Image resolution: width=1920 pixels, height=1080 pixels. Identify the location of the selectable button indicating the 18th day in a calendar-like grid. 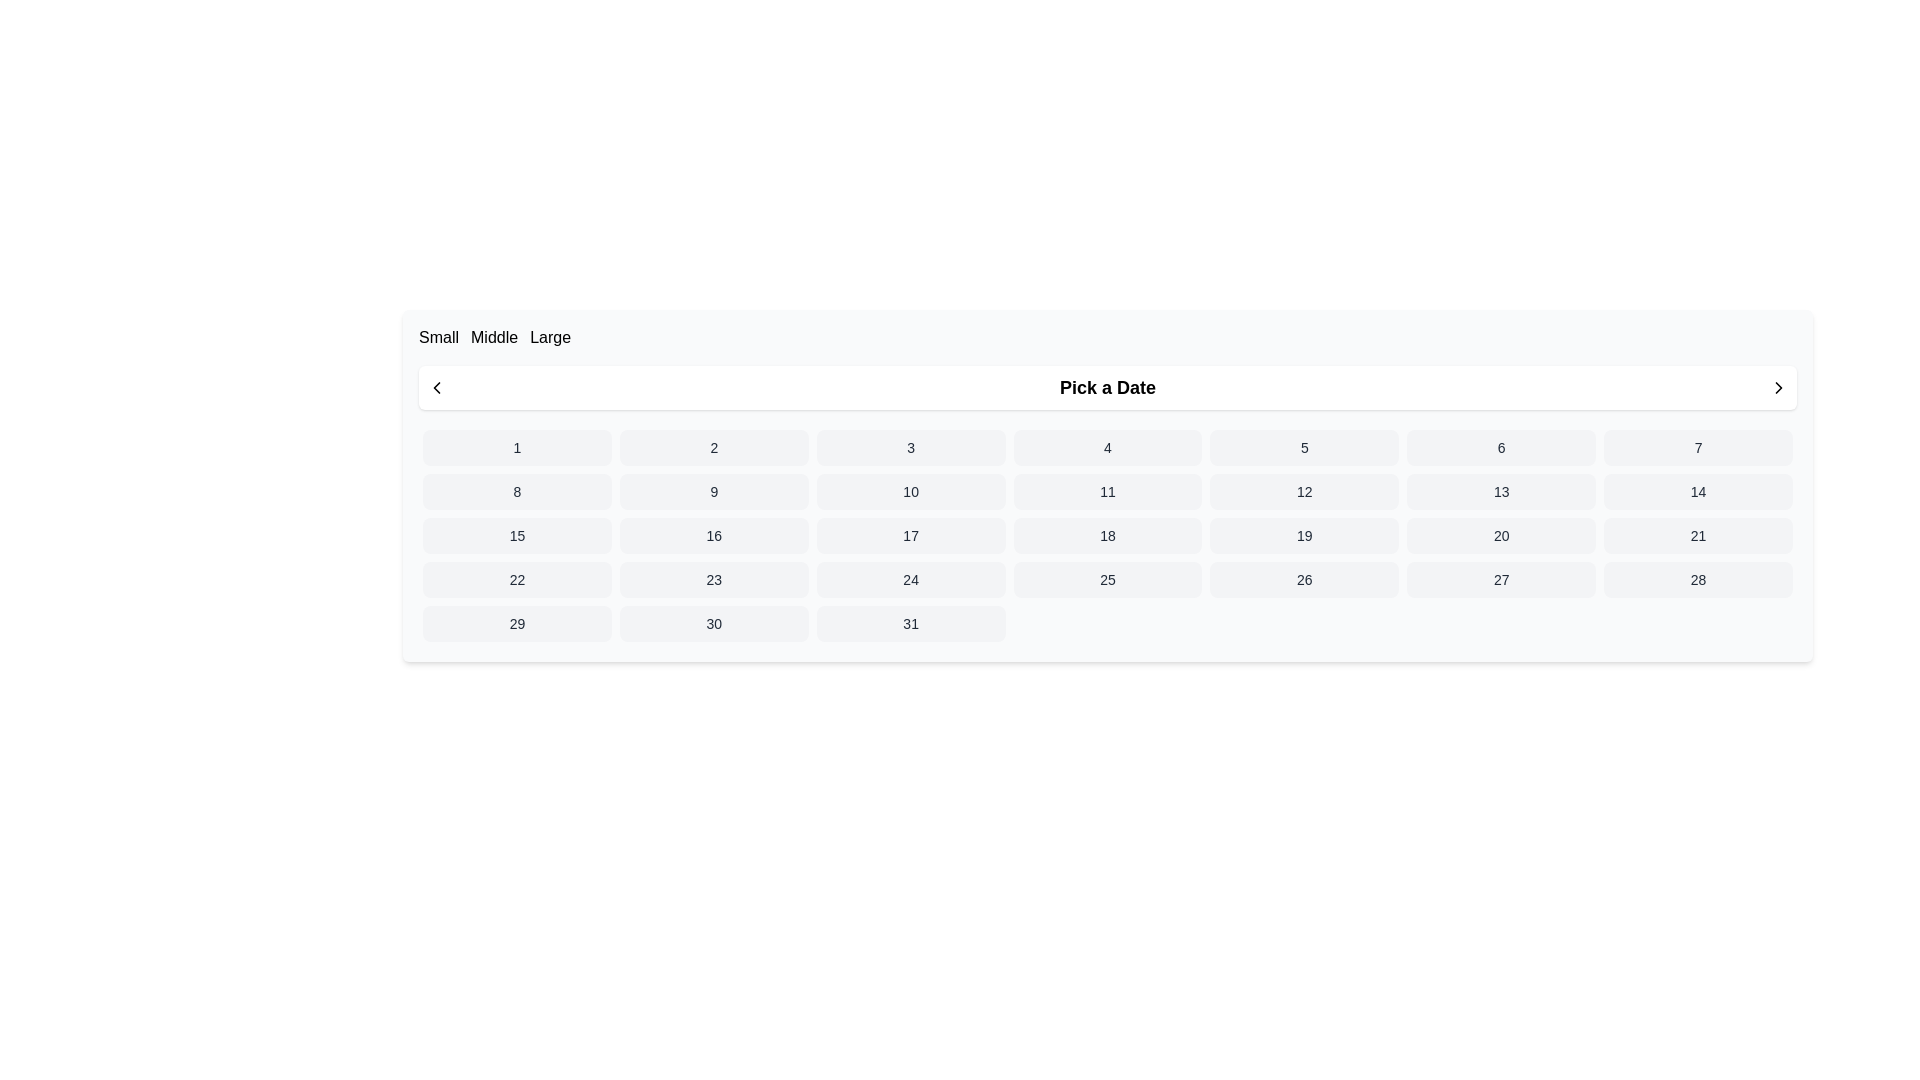
(1107, 535).